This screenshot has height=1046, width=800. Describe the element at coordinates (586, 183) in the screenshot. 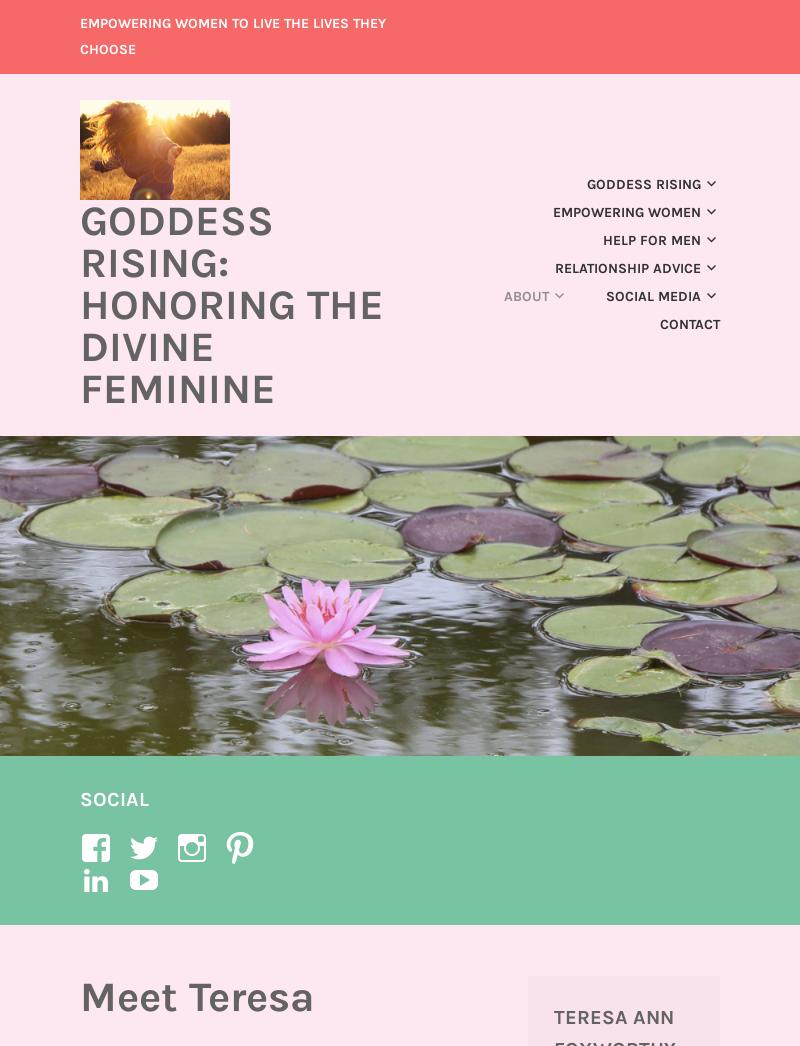

I see `'GODDESS RISING'` at that location.